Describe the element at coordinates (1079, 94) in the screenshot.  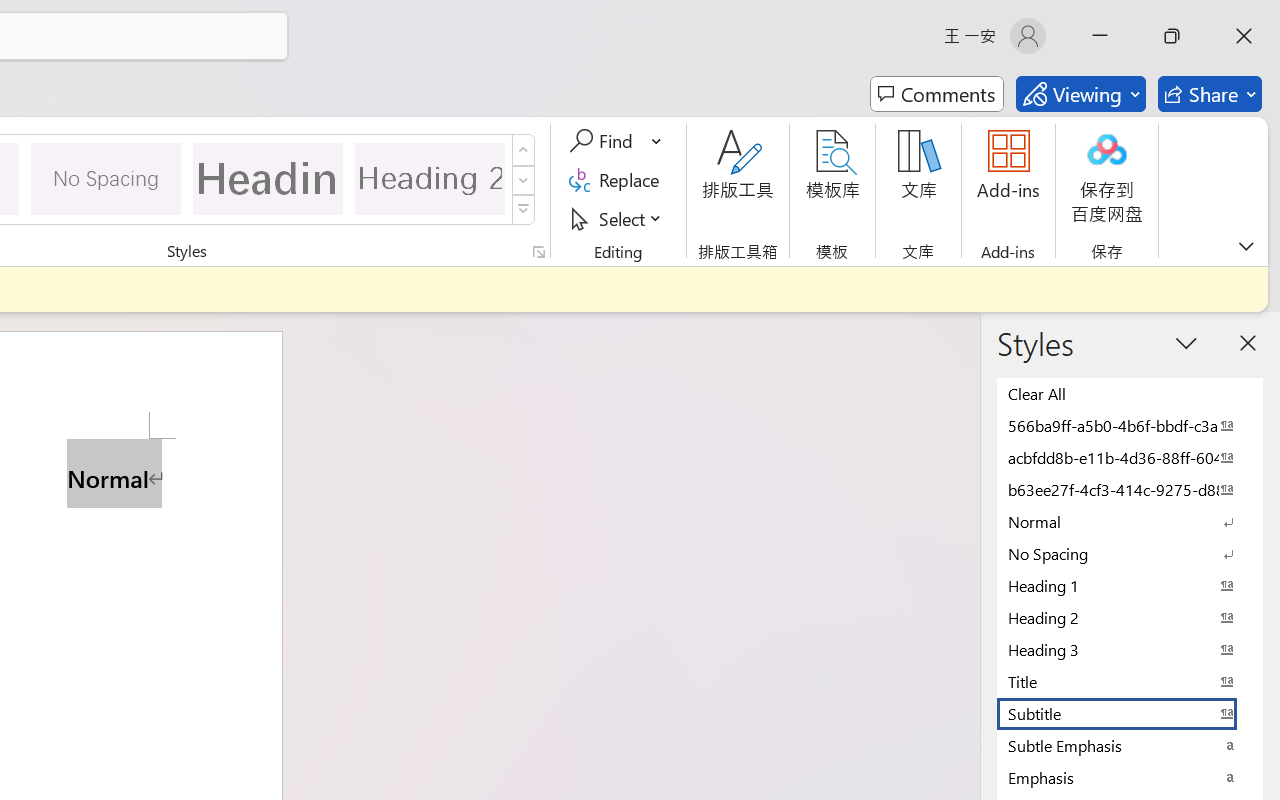
I see `'Mode'` at that location.